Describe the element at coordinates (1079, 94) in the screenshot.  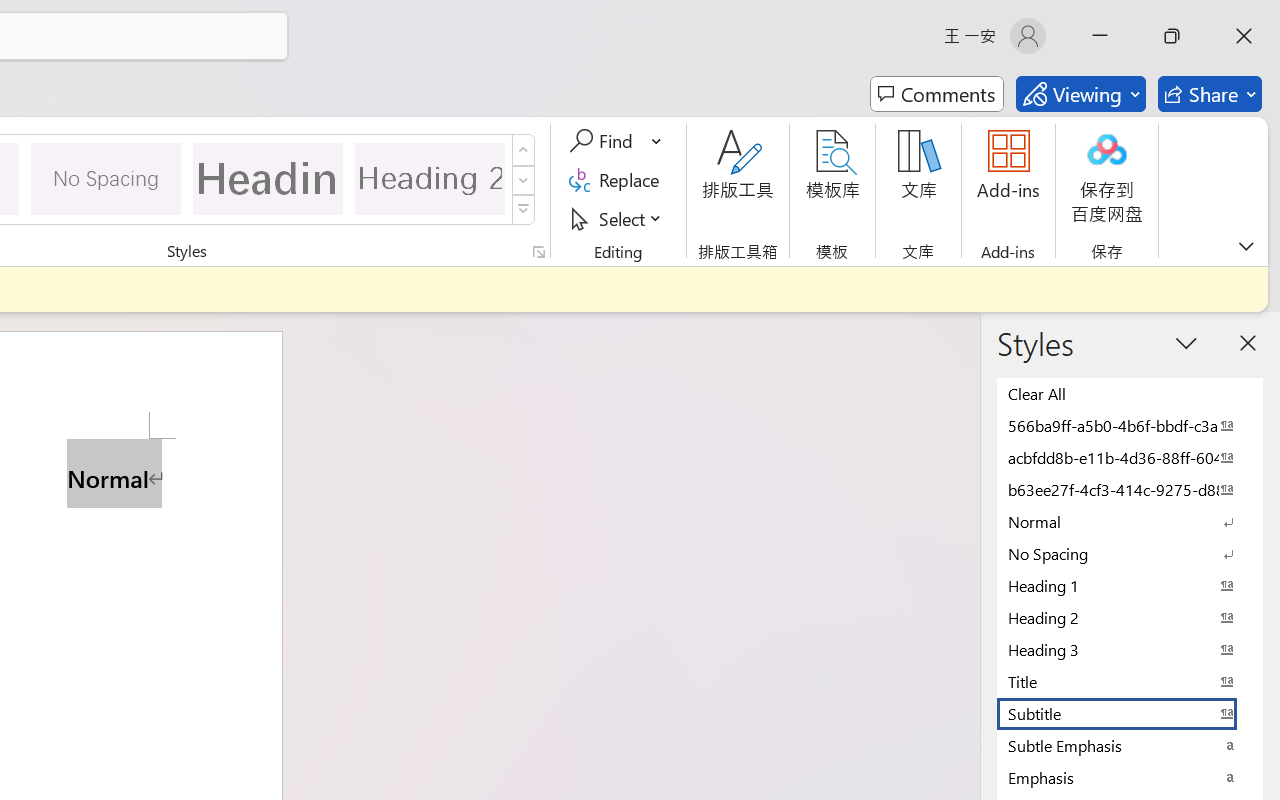
I see `'Mode'` at that location.